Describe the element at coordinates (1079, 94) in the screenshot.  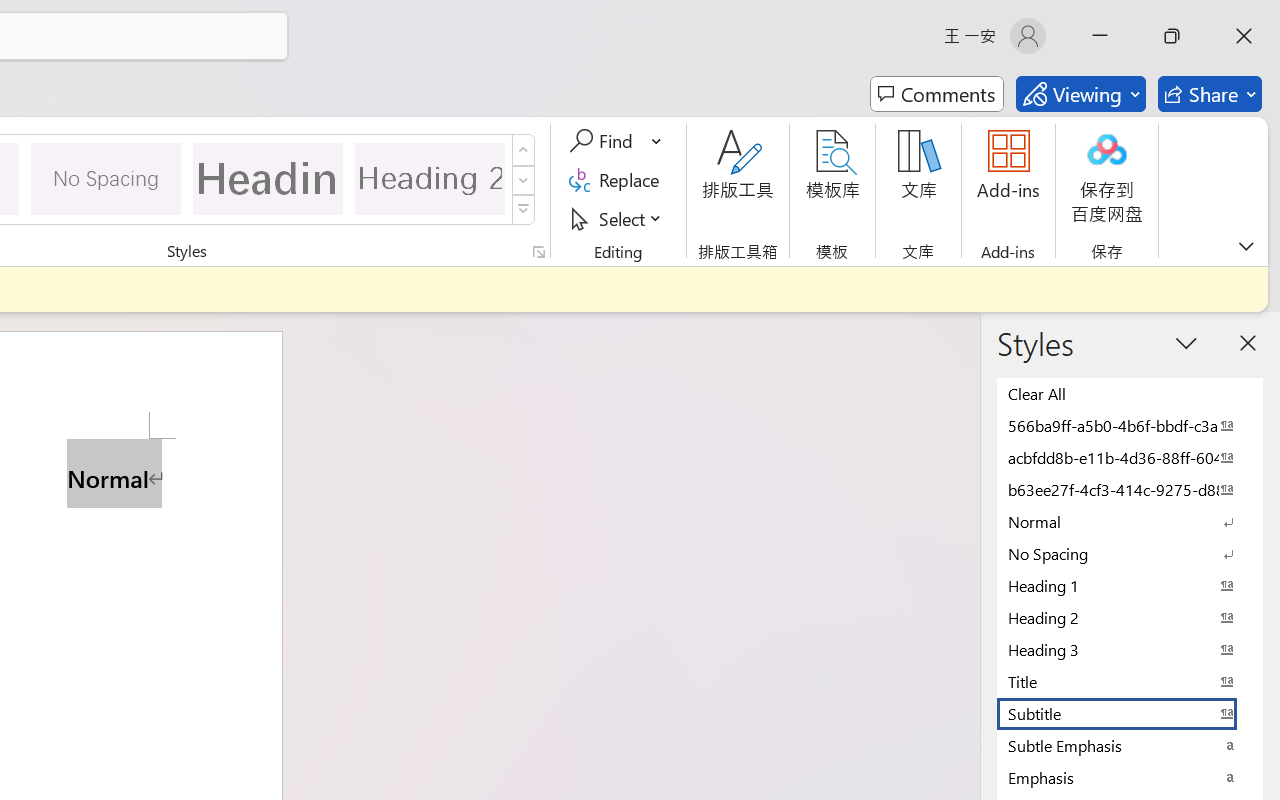
I see `'Mode'` at that location.